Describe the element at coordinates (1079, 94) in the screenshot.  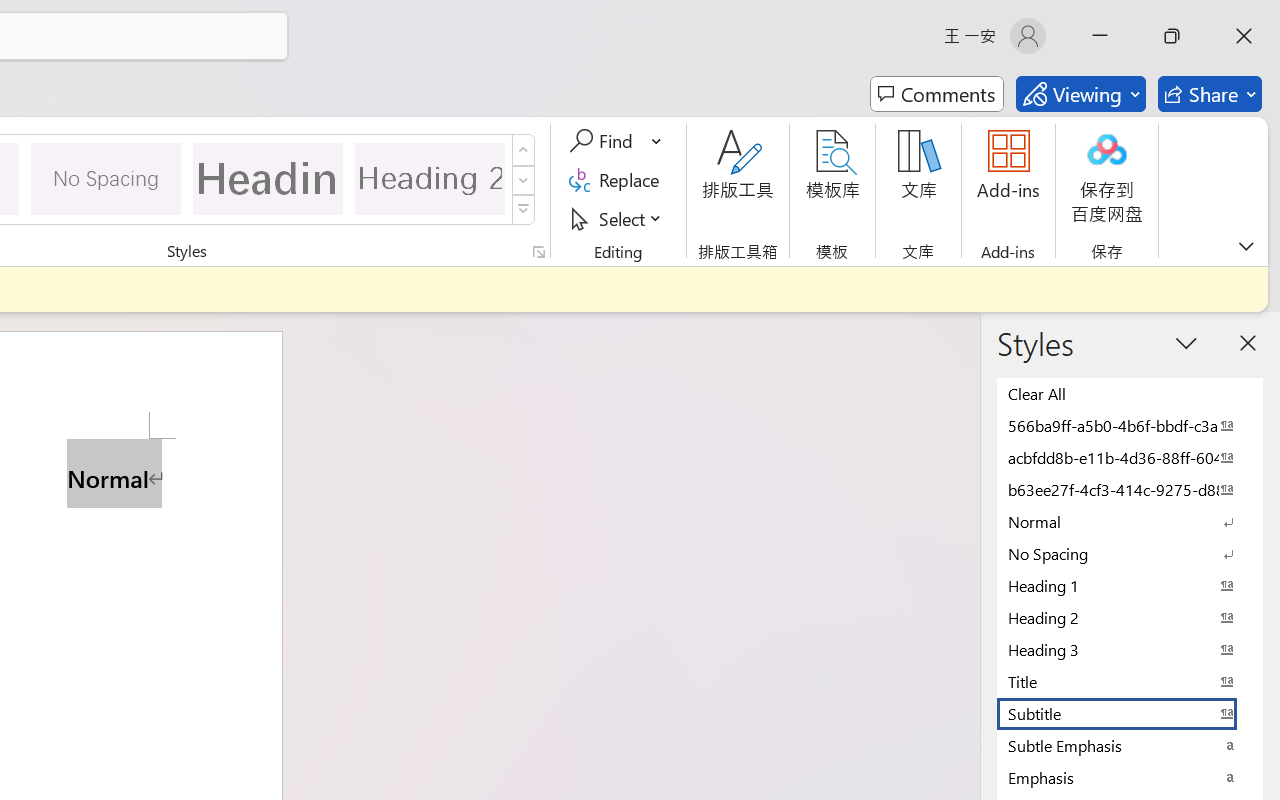
I see `'Mode'` at that location.